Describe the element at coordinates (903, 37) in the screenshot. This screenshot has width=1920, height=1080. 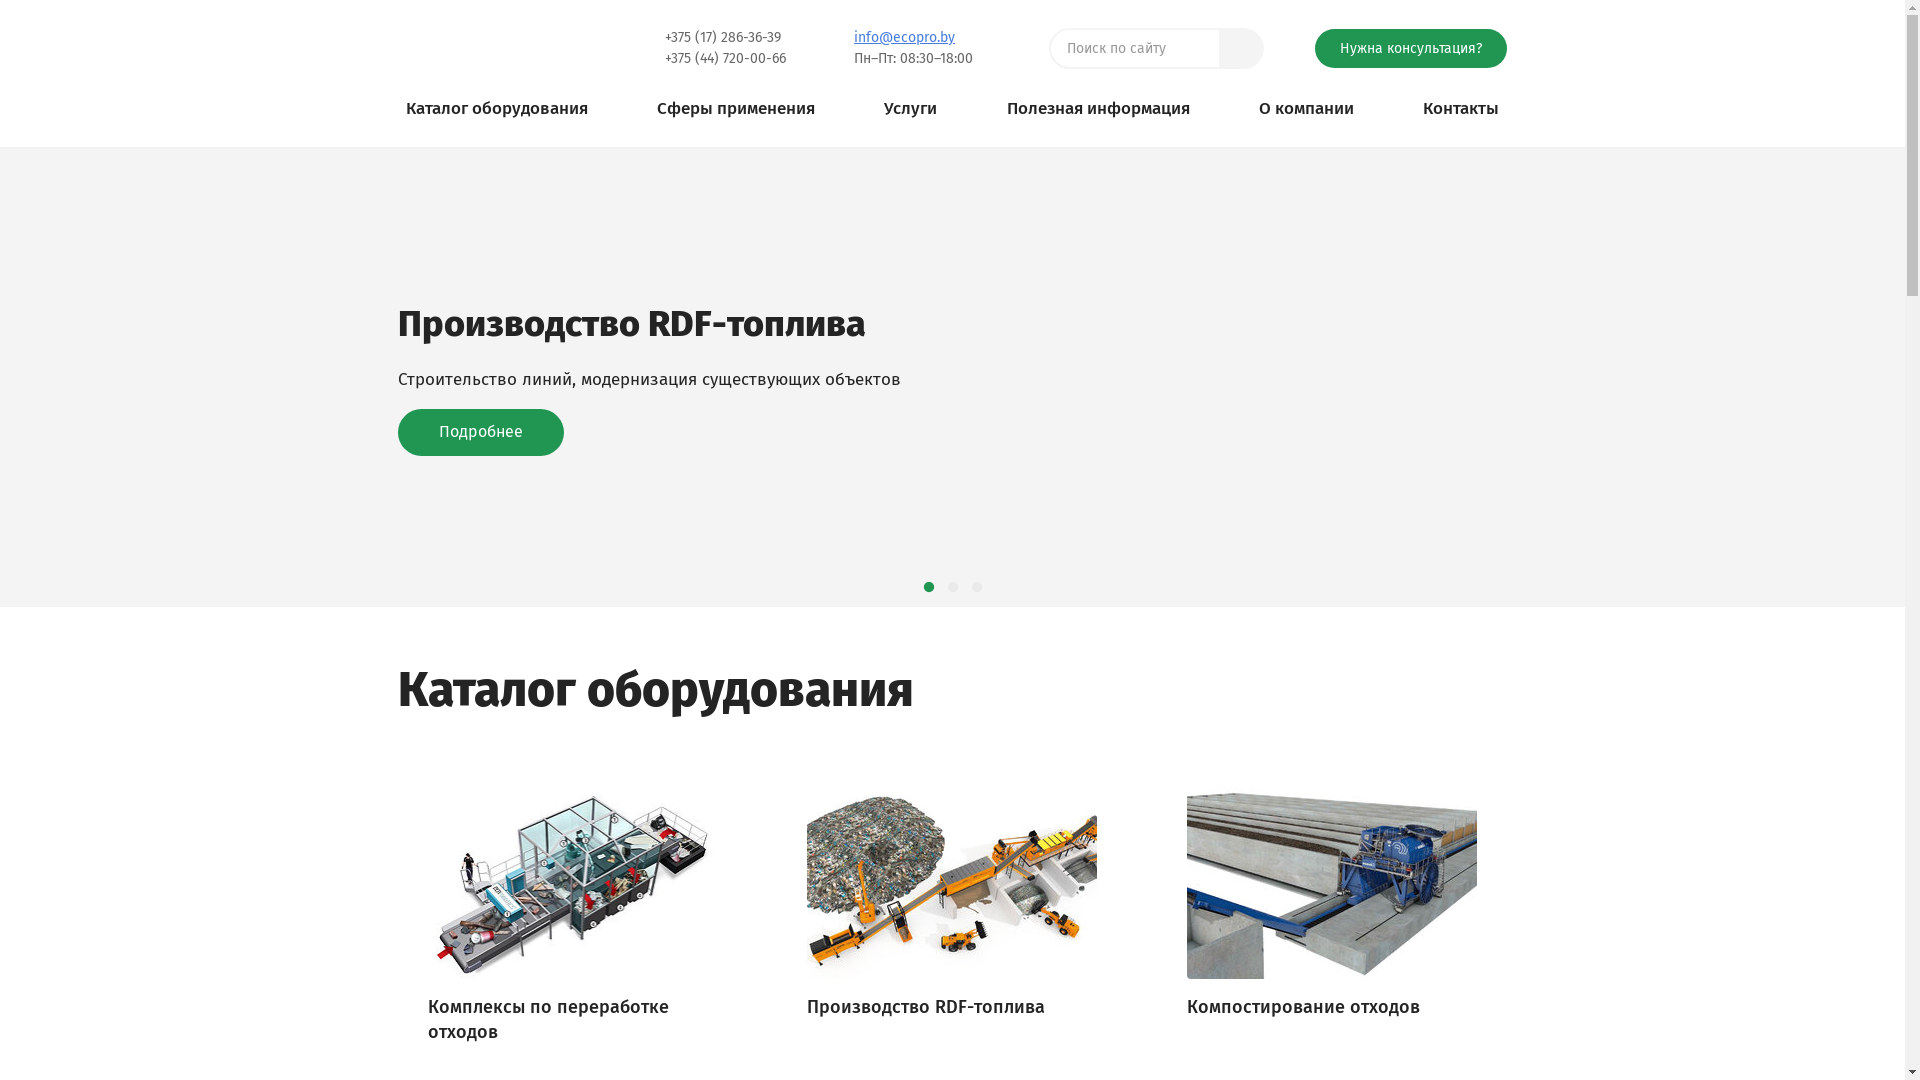
I see `'info@ecopro.by'` at that location.